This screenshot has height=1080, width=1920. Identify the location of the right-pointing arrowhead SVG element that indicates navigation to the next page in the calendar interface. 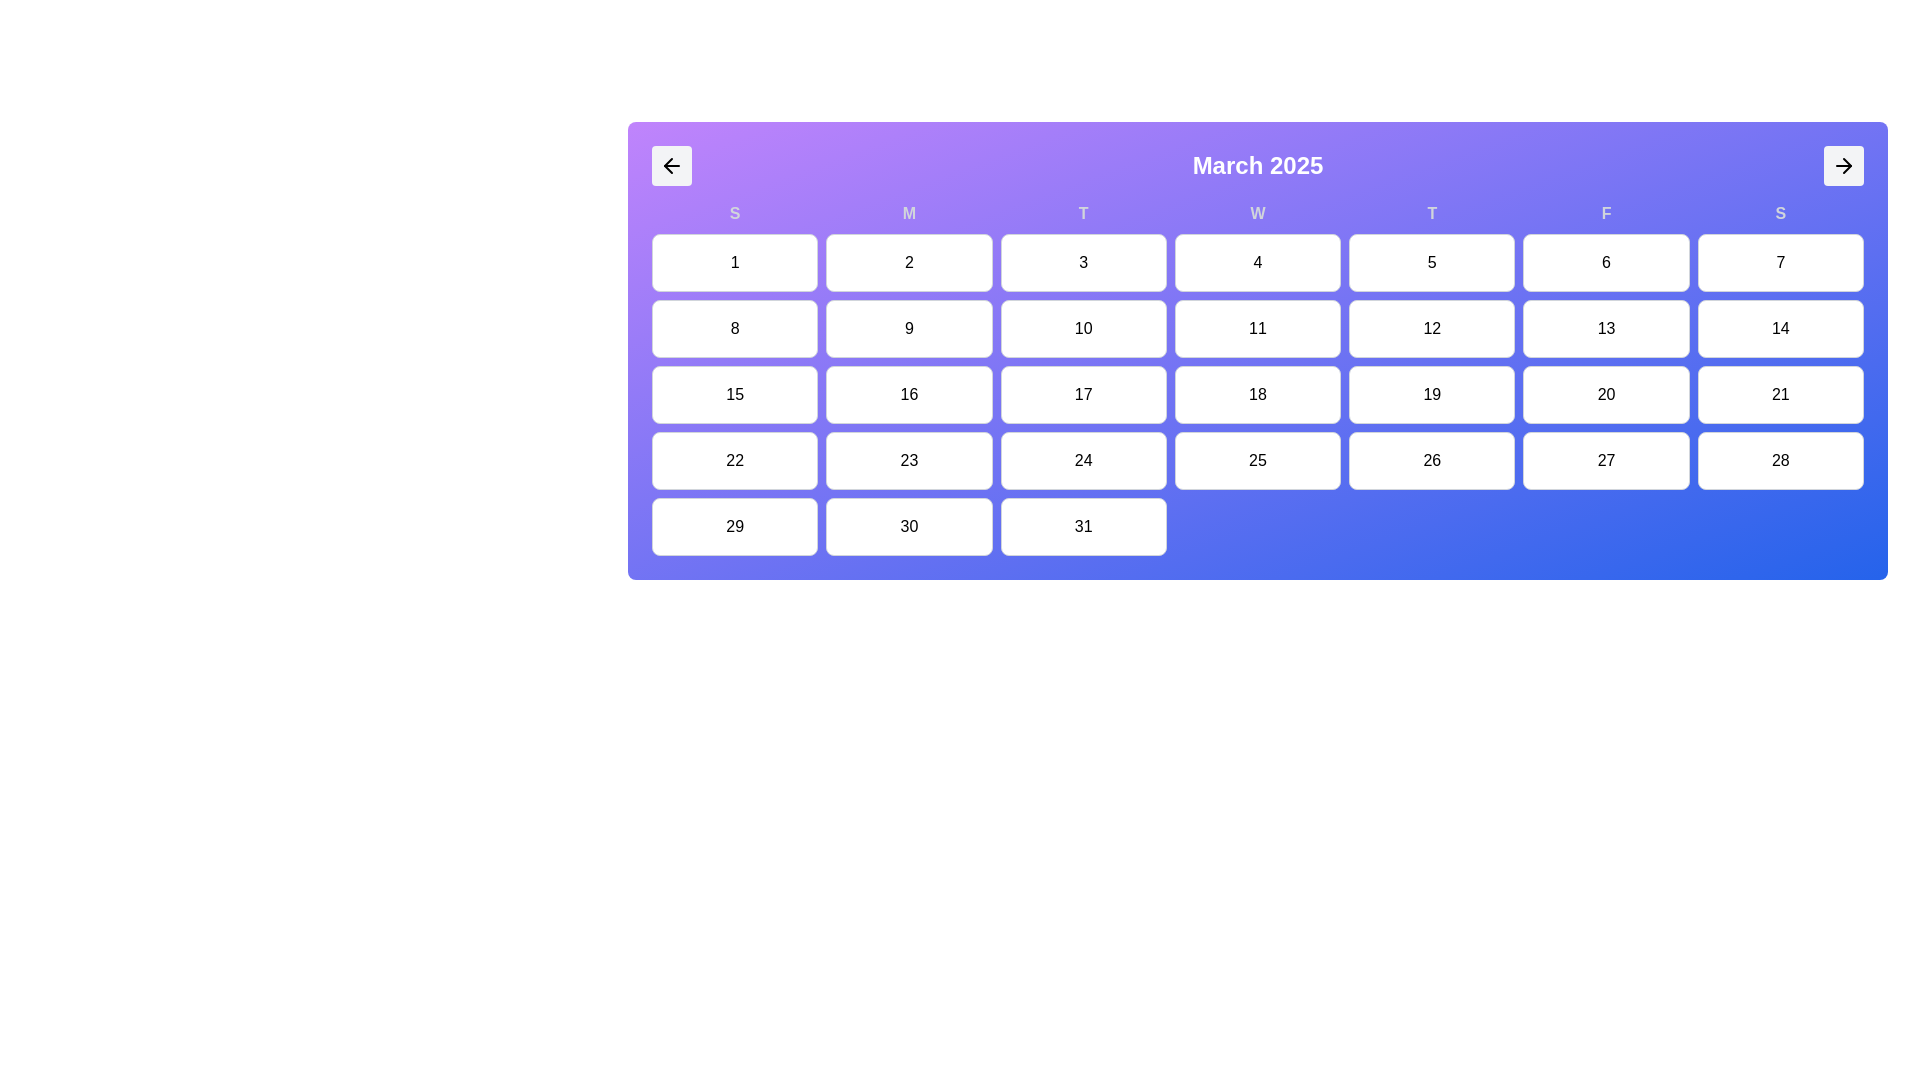
(1846, 164).